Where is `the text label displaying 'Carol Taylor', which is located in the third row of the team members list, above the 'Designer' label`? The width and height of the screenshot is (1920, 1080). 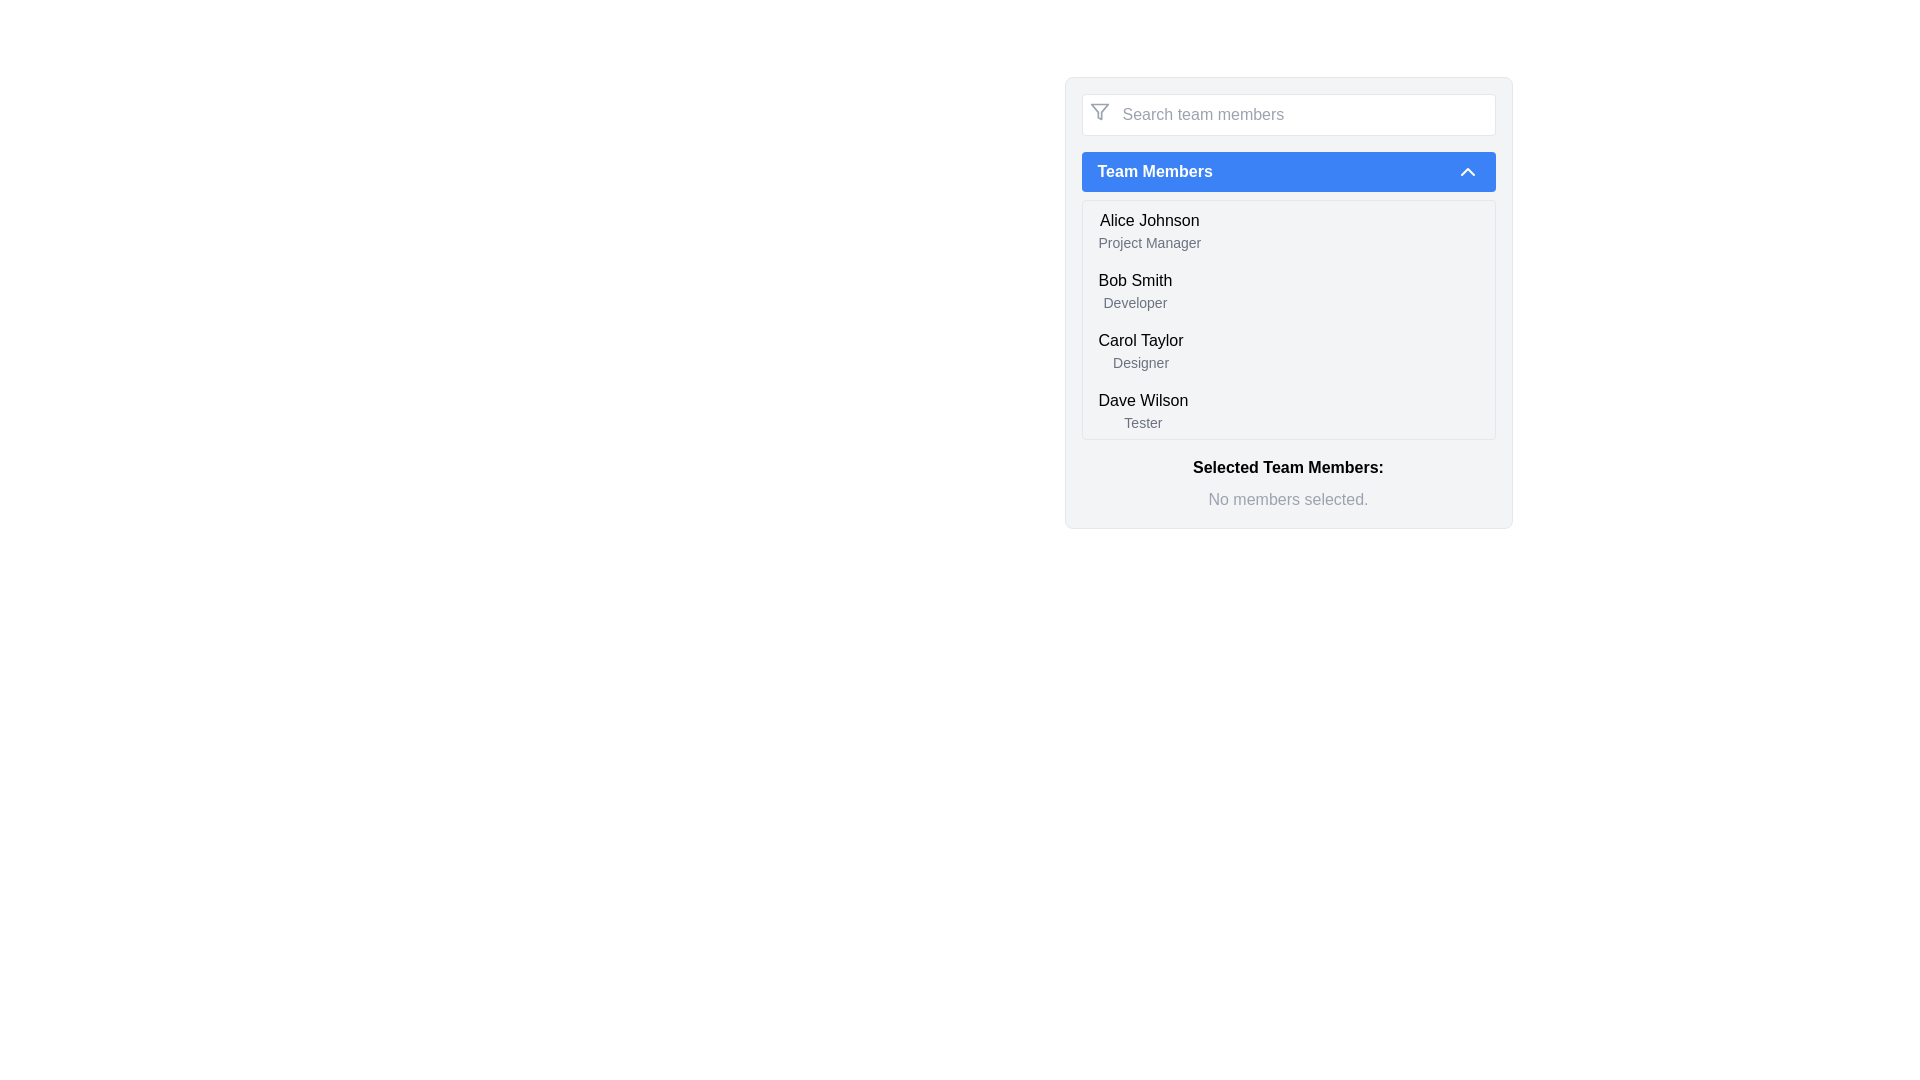 the text label displaying 'Carol Taylor', which is located in the third row of the team members list, above the 'Designer' label is located at coordinates (1141, 339).